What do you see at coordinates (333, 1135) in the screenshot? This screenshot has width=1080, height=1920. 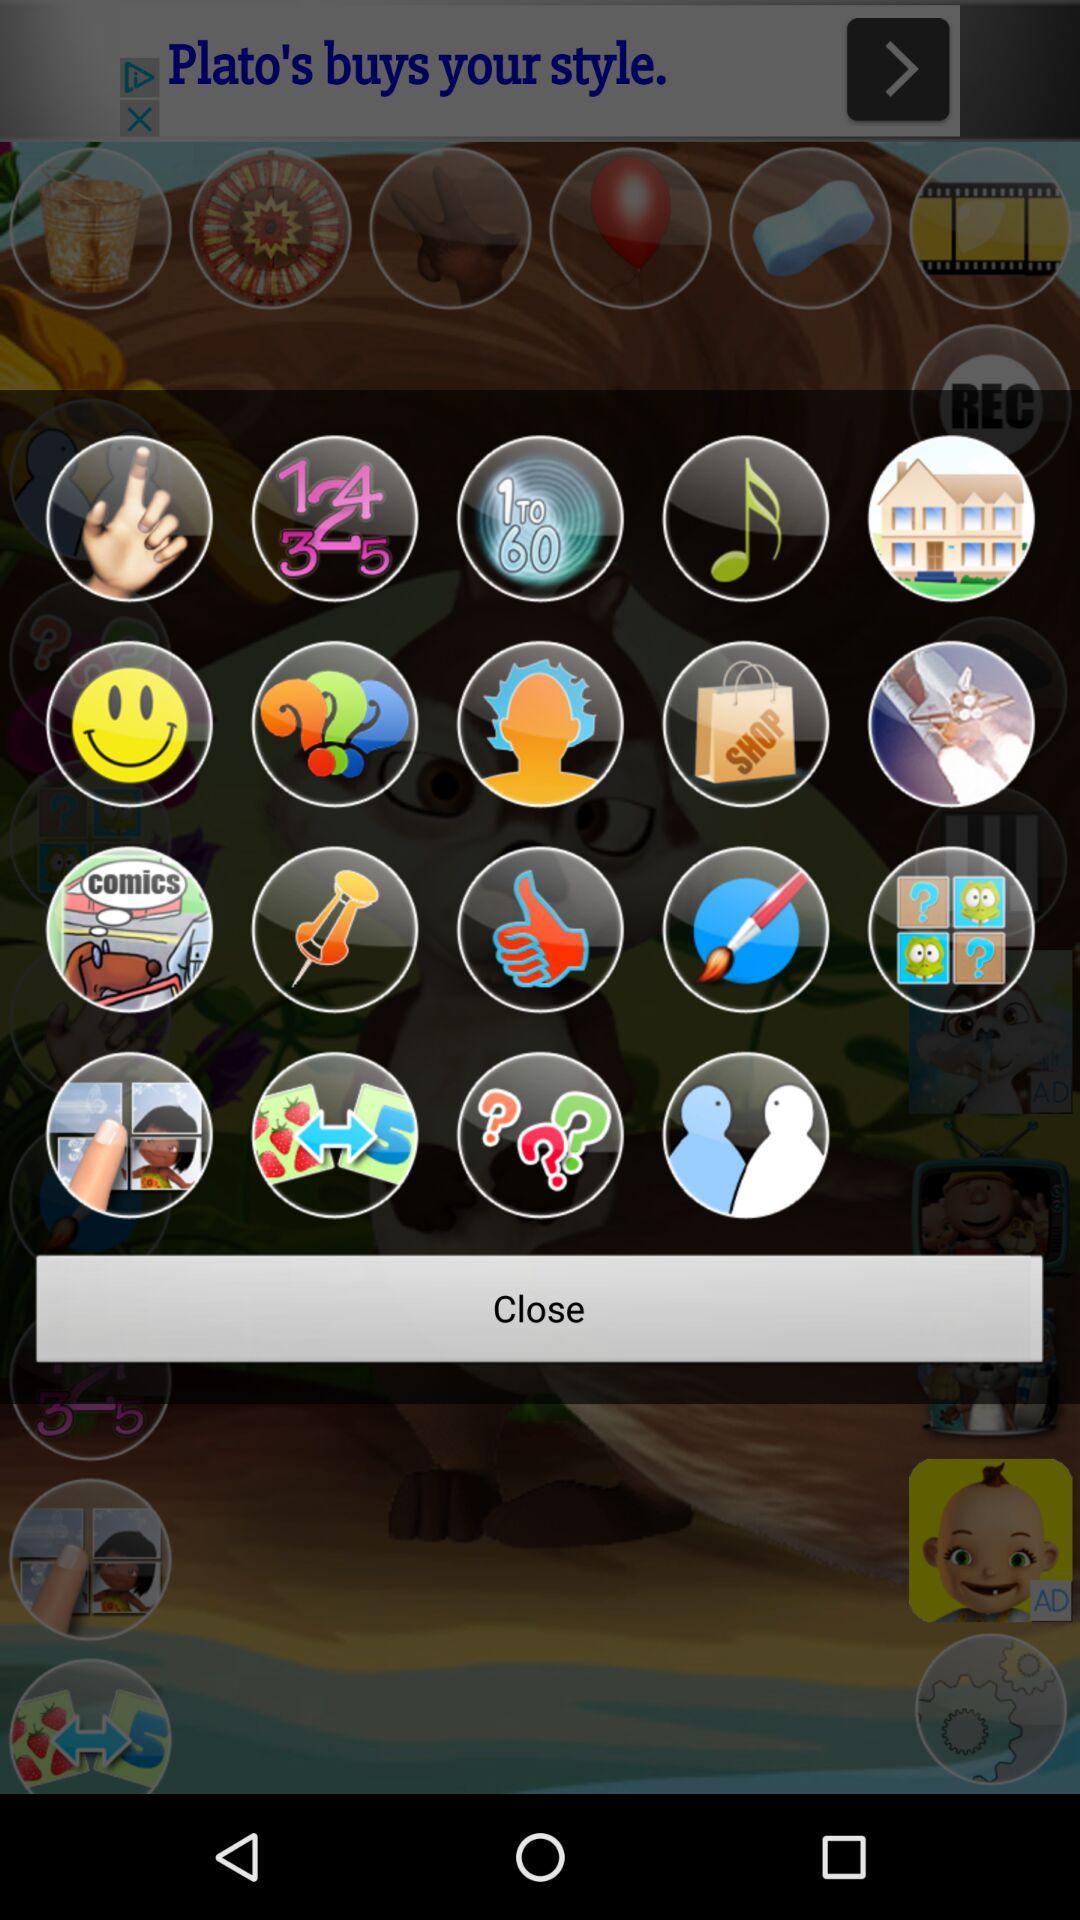 I see `the item above the close item` at bounding box center [333, 1135].